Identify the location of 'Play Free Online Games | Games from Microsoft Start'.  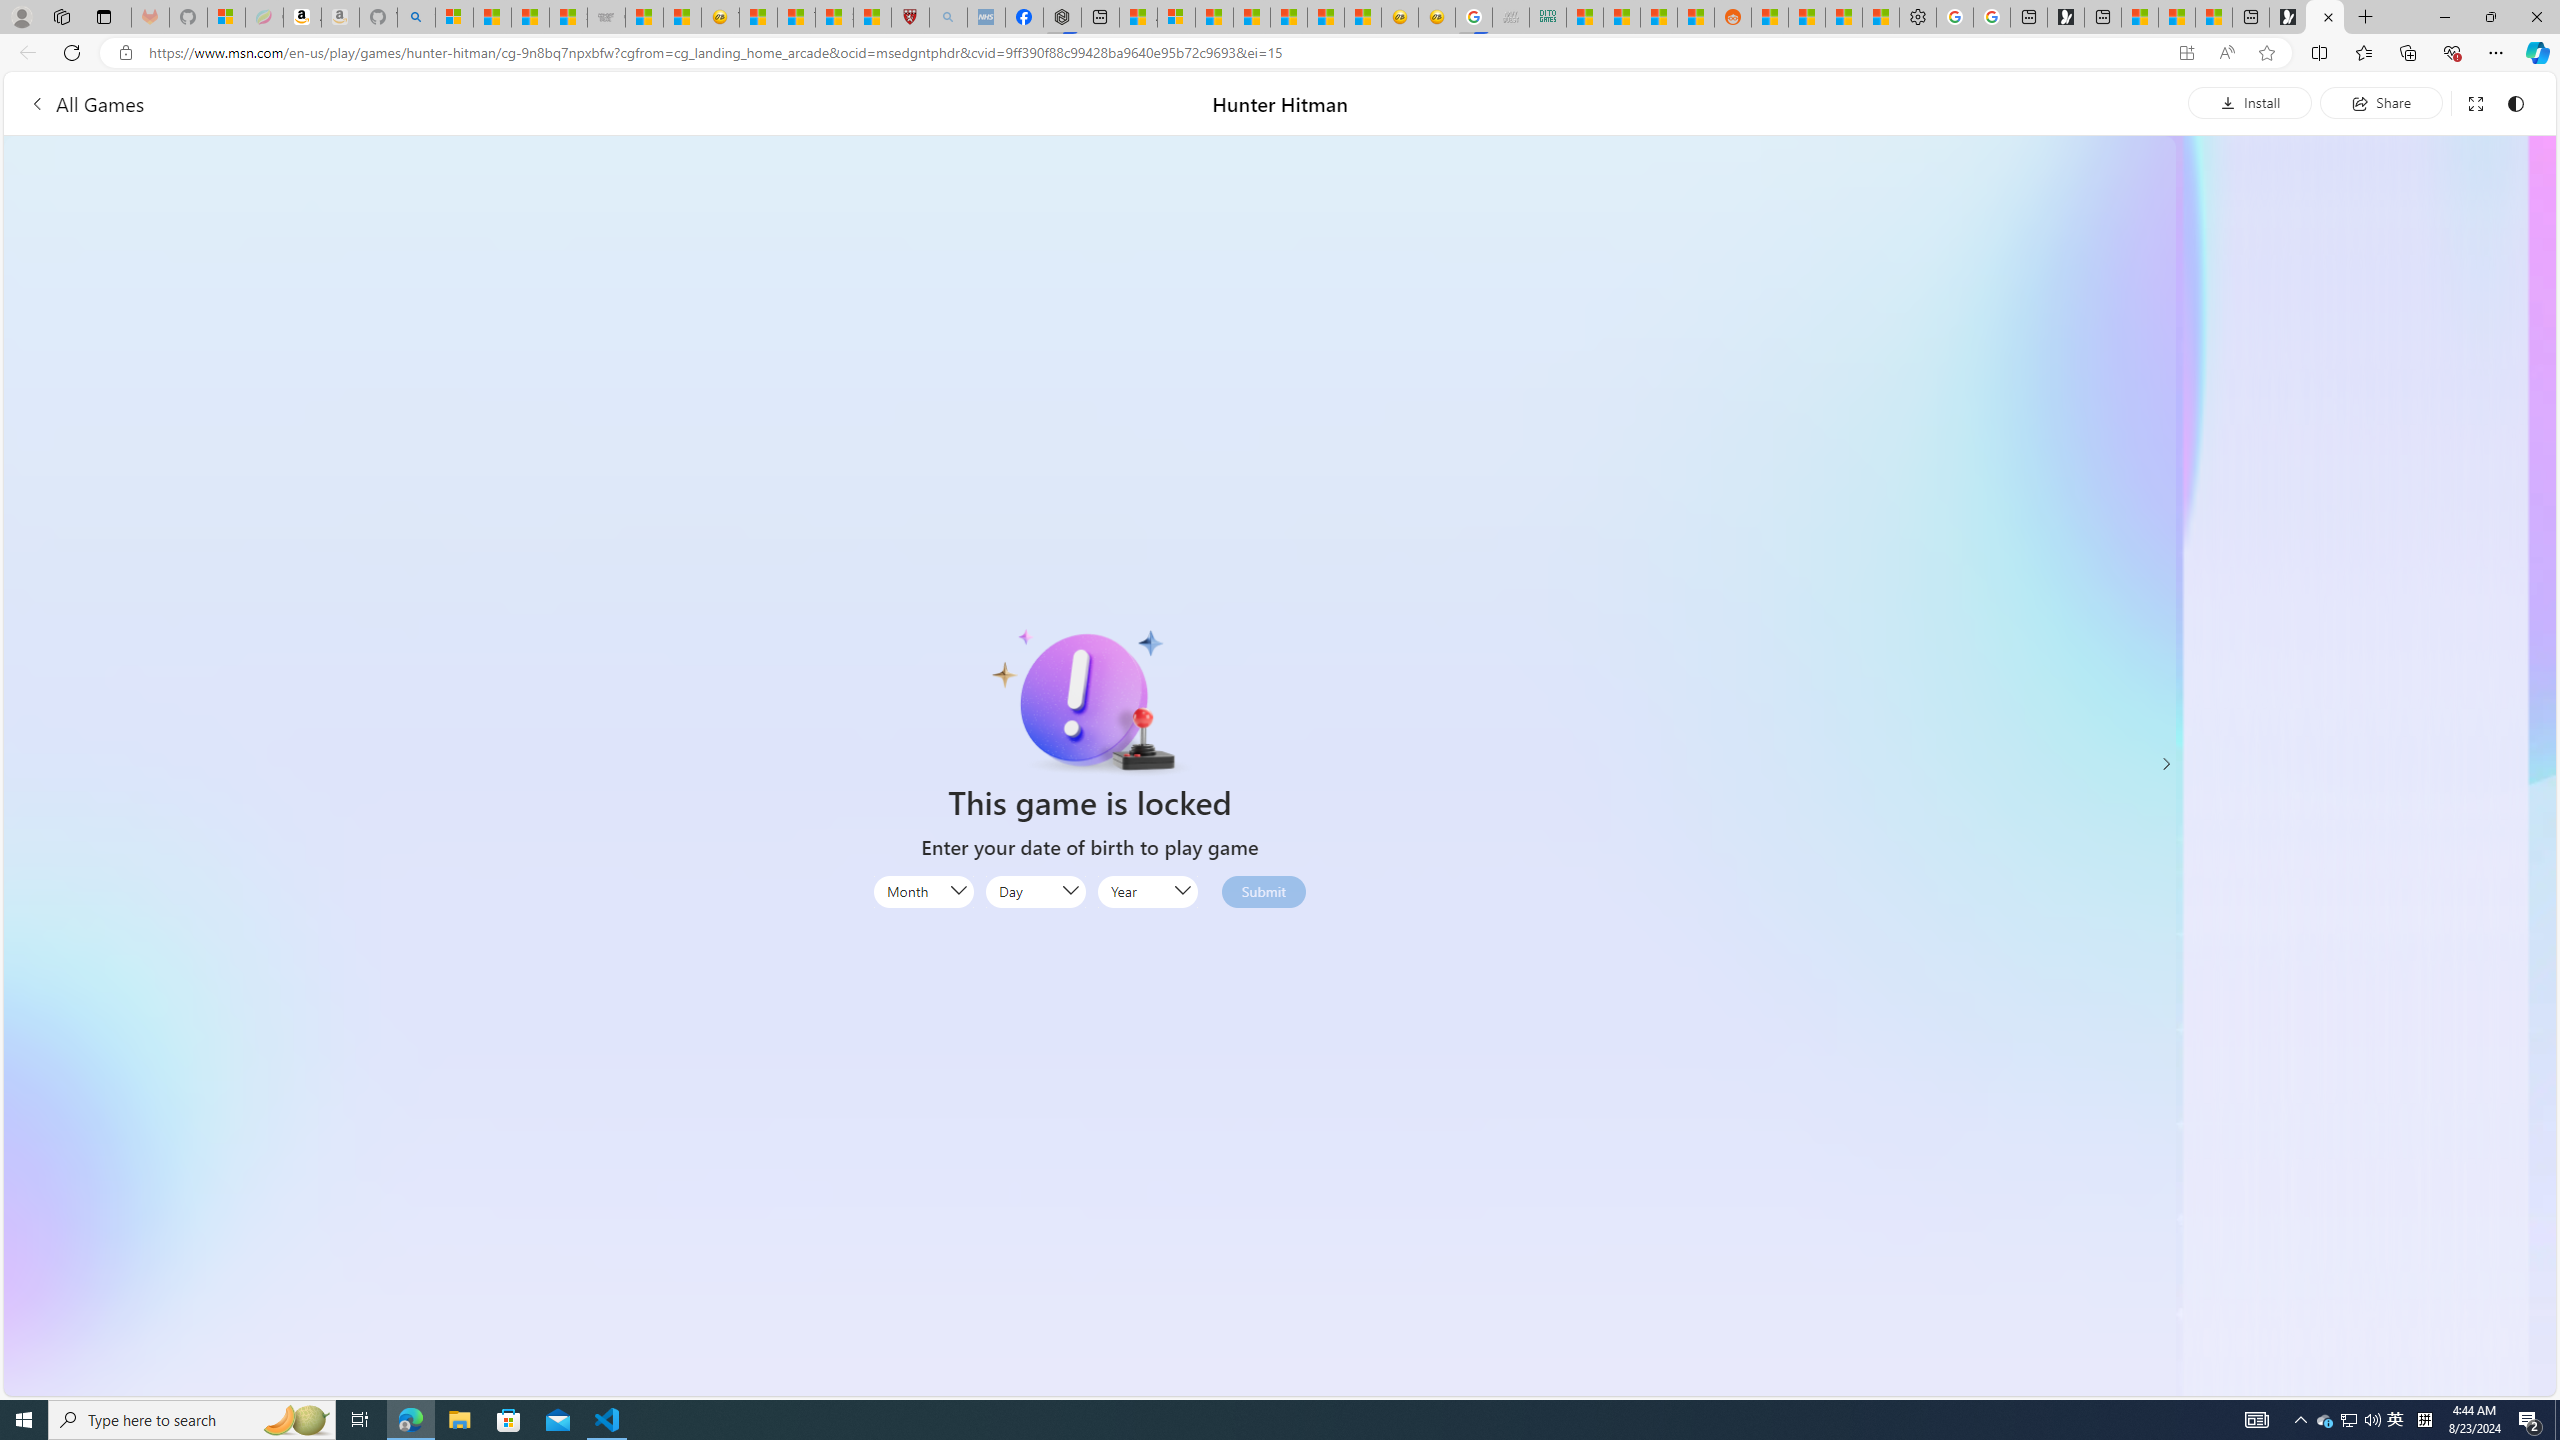
(2286, 16).